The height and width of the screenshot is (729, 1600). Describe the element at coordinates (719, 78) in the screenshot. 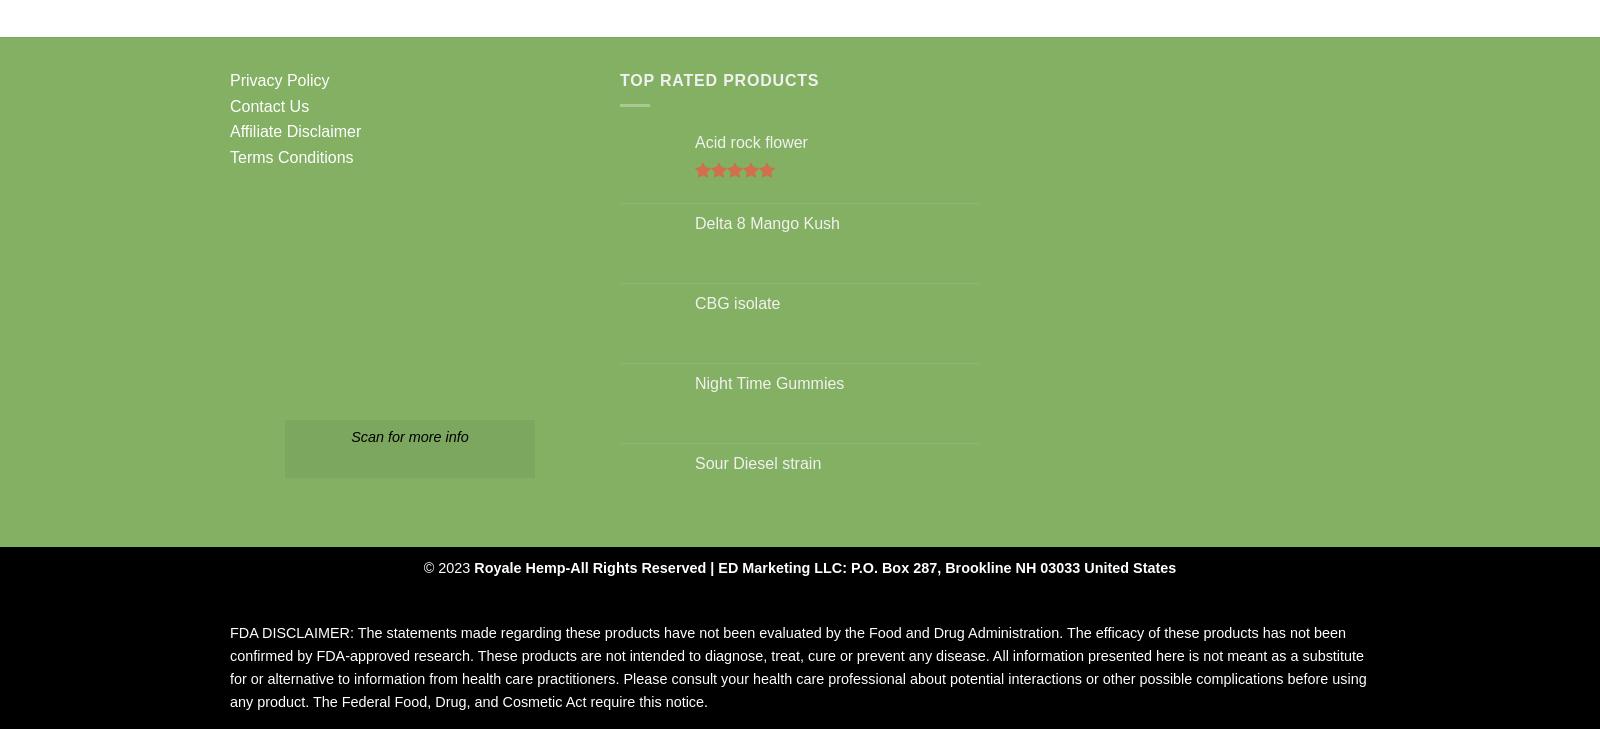

I see `'Top rated products'` at that location.